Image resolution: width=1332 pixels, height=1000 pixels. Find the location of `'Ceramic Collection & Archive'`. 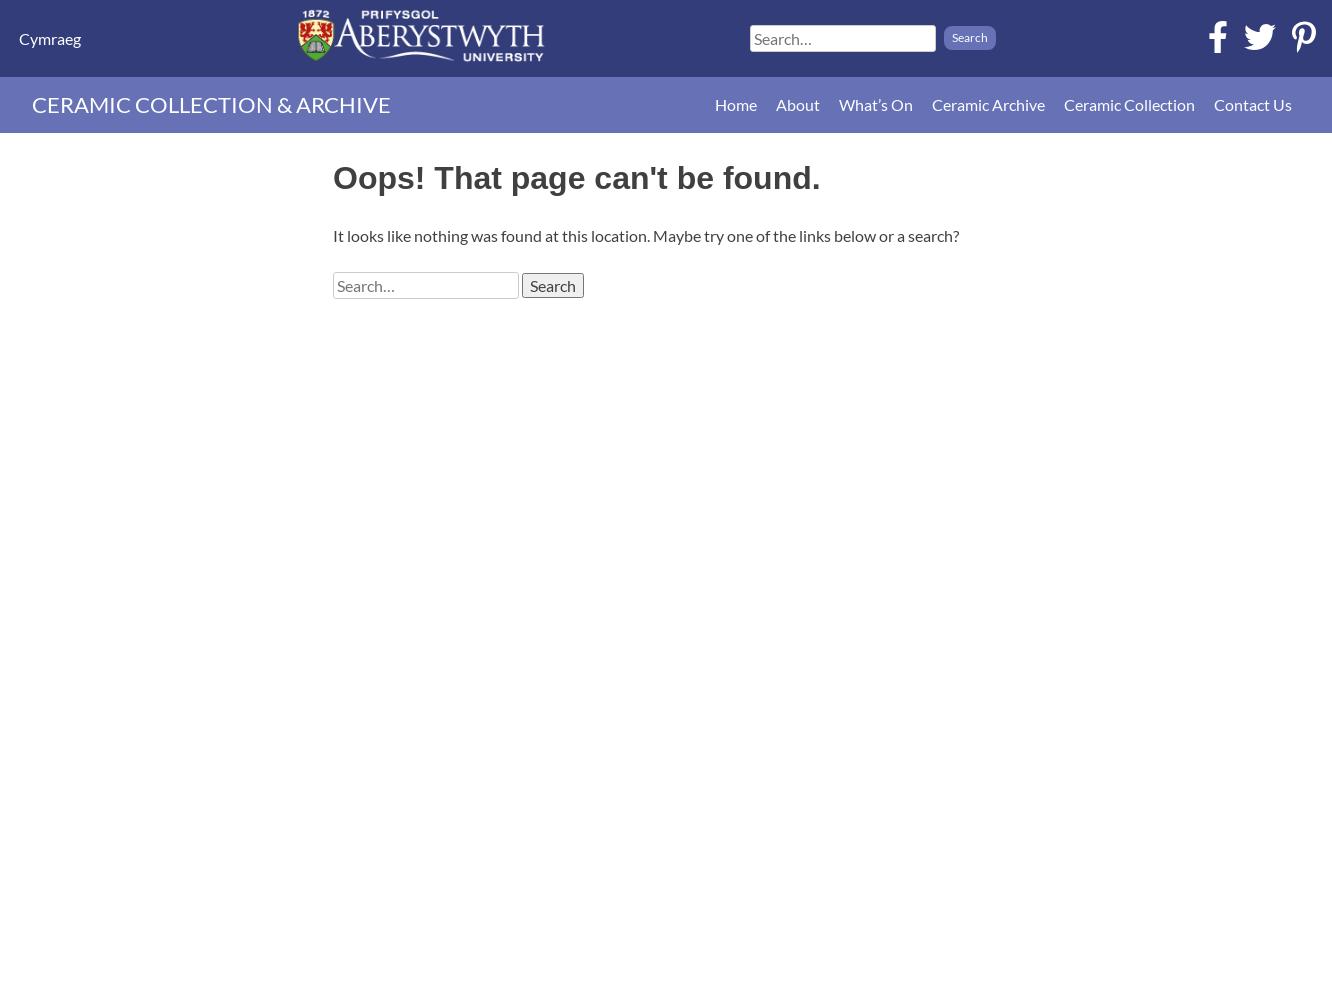

'Ceramic Collection & Archive' is located at coordinates (210, 102).